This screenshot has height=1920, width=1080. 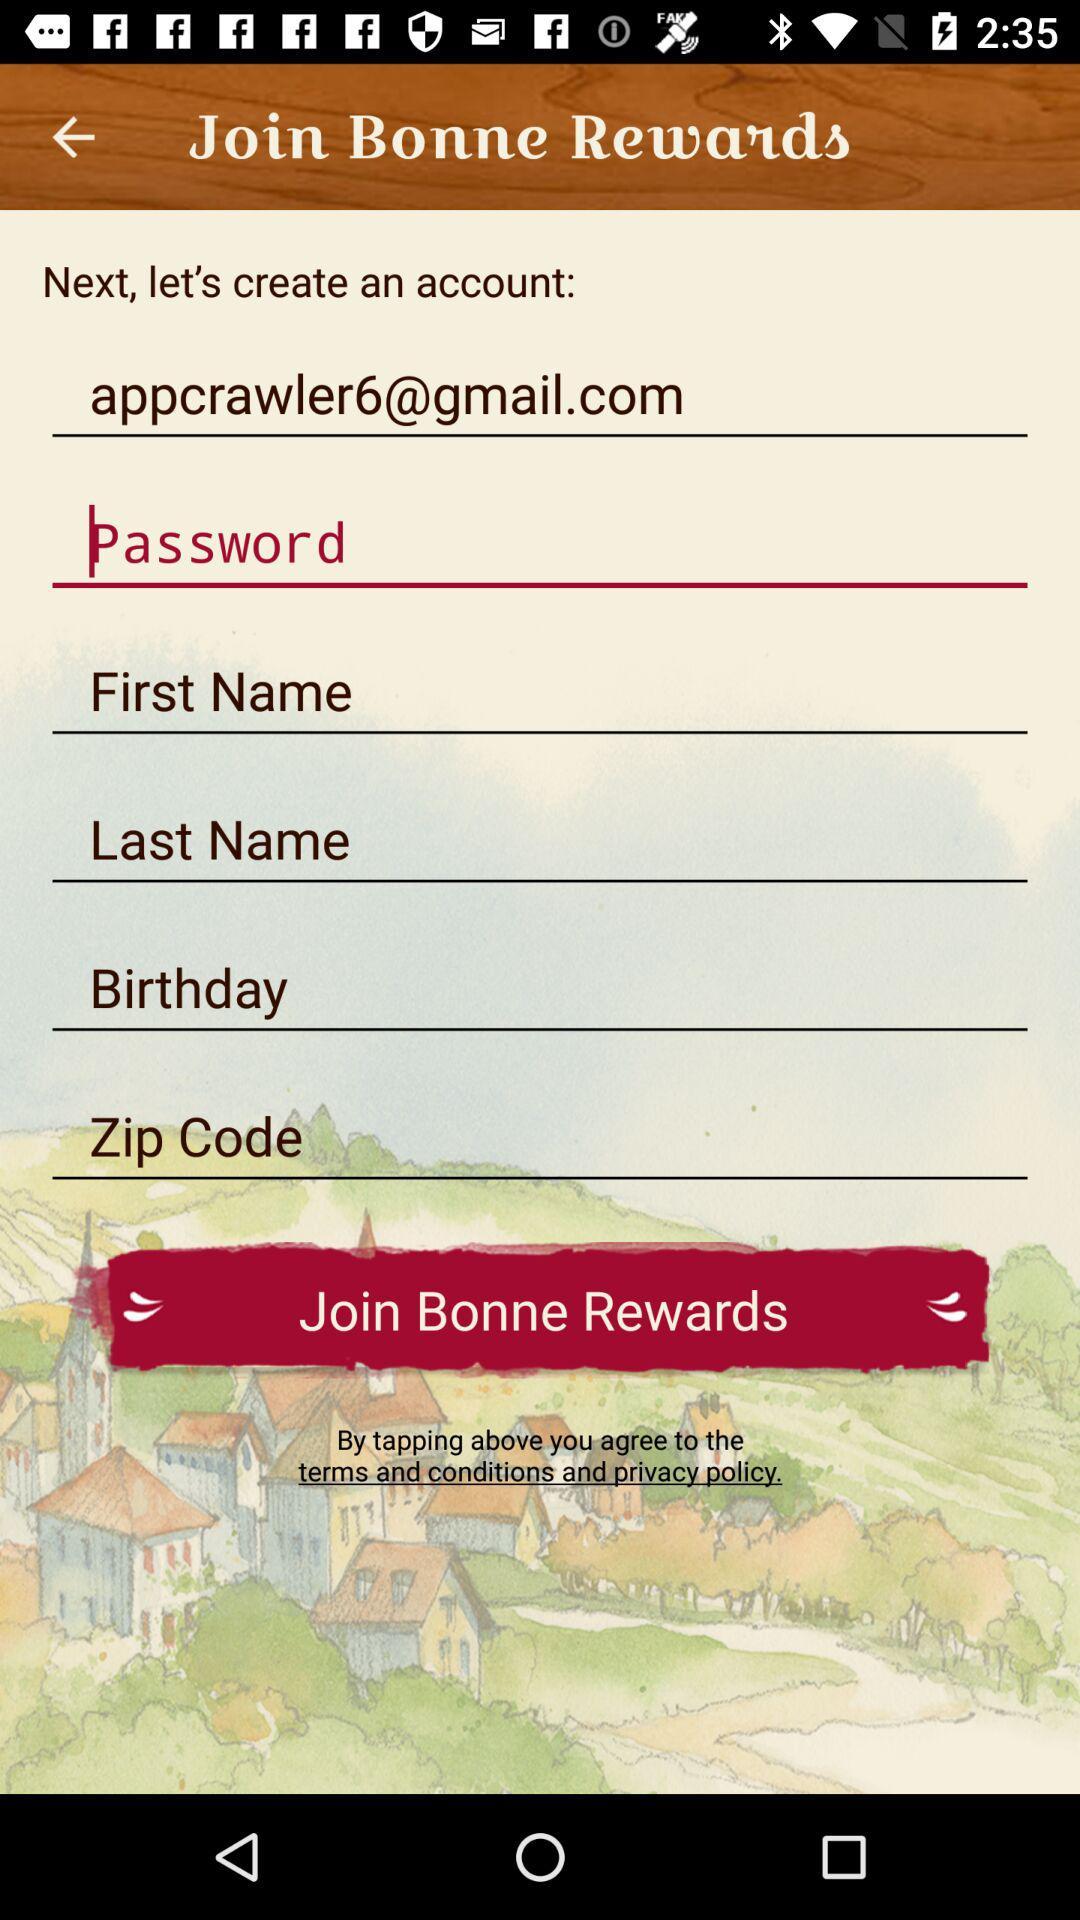 What do you see at coordinates (540, 839) in the screenshot?
I see `write last name` at bounding box center [540, 839].